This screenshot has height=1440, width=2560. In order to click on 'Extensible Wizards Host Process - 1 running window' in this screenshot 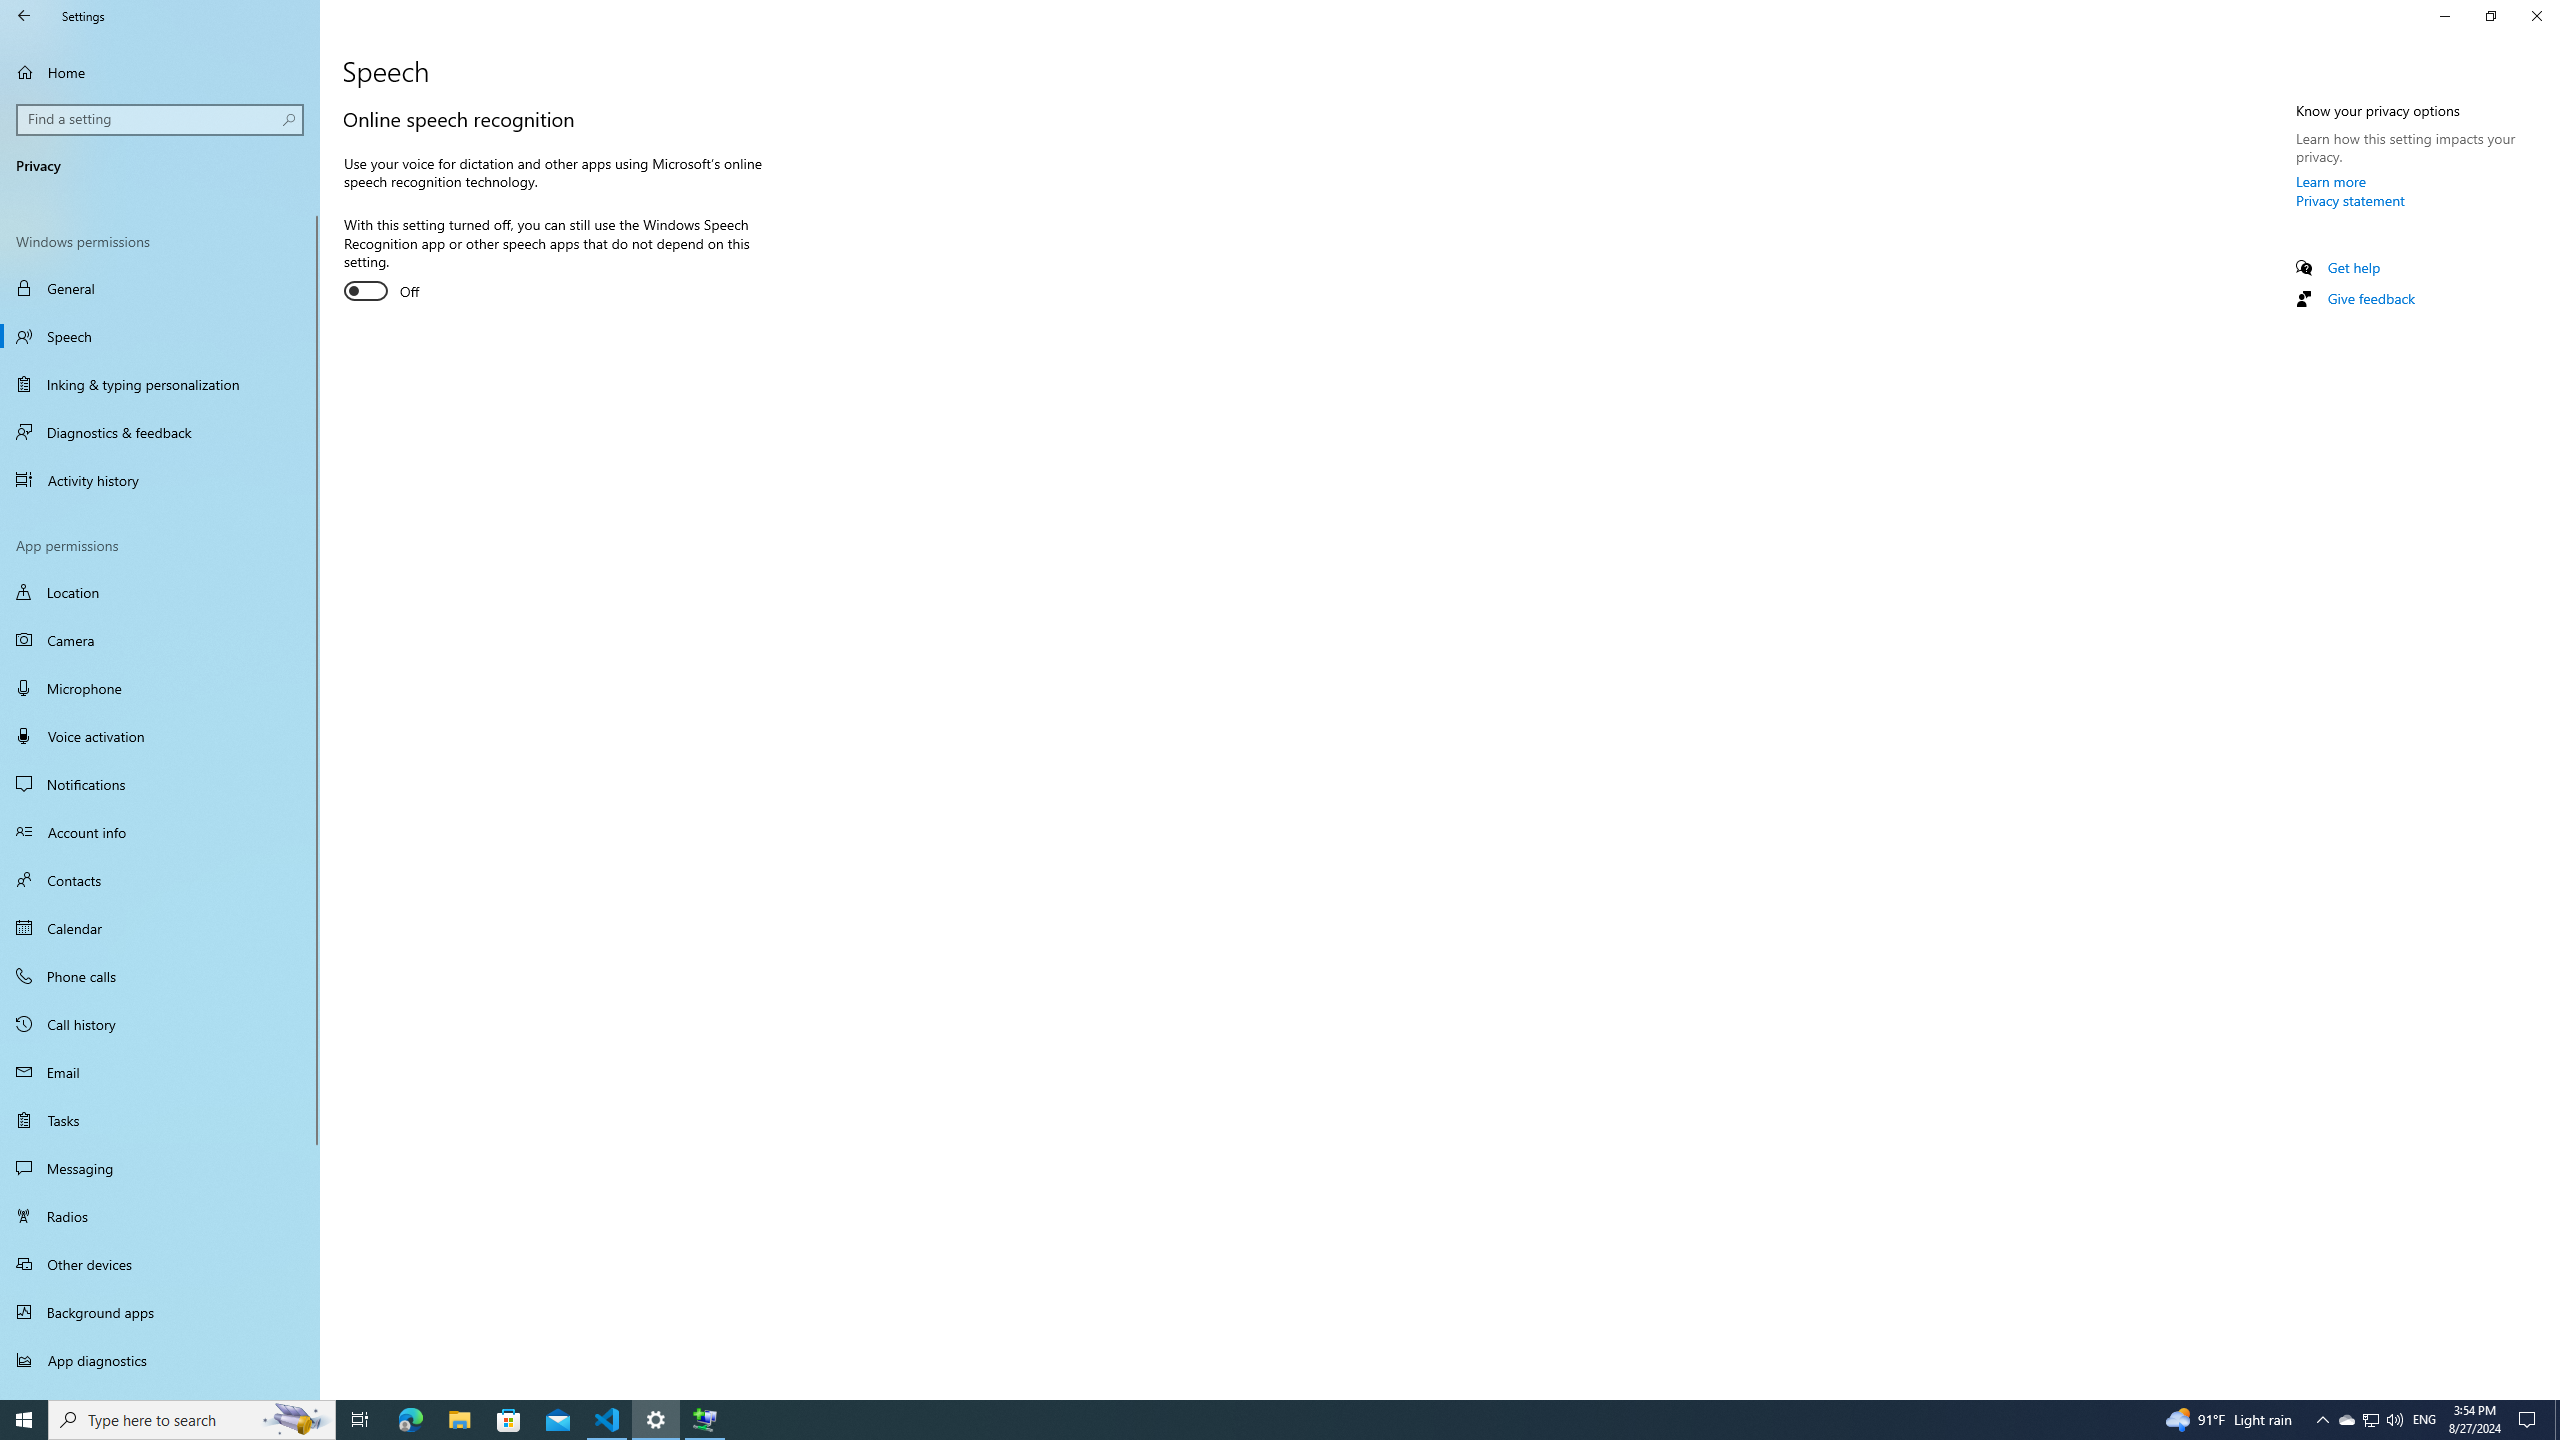, I will do `click(705, 1418)`.